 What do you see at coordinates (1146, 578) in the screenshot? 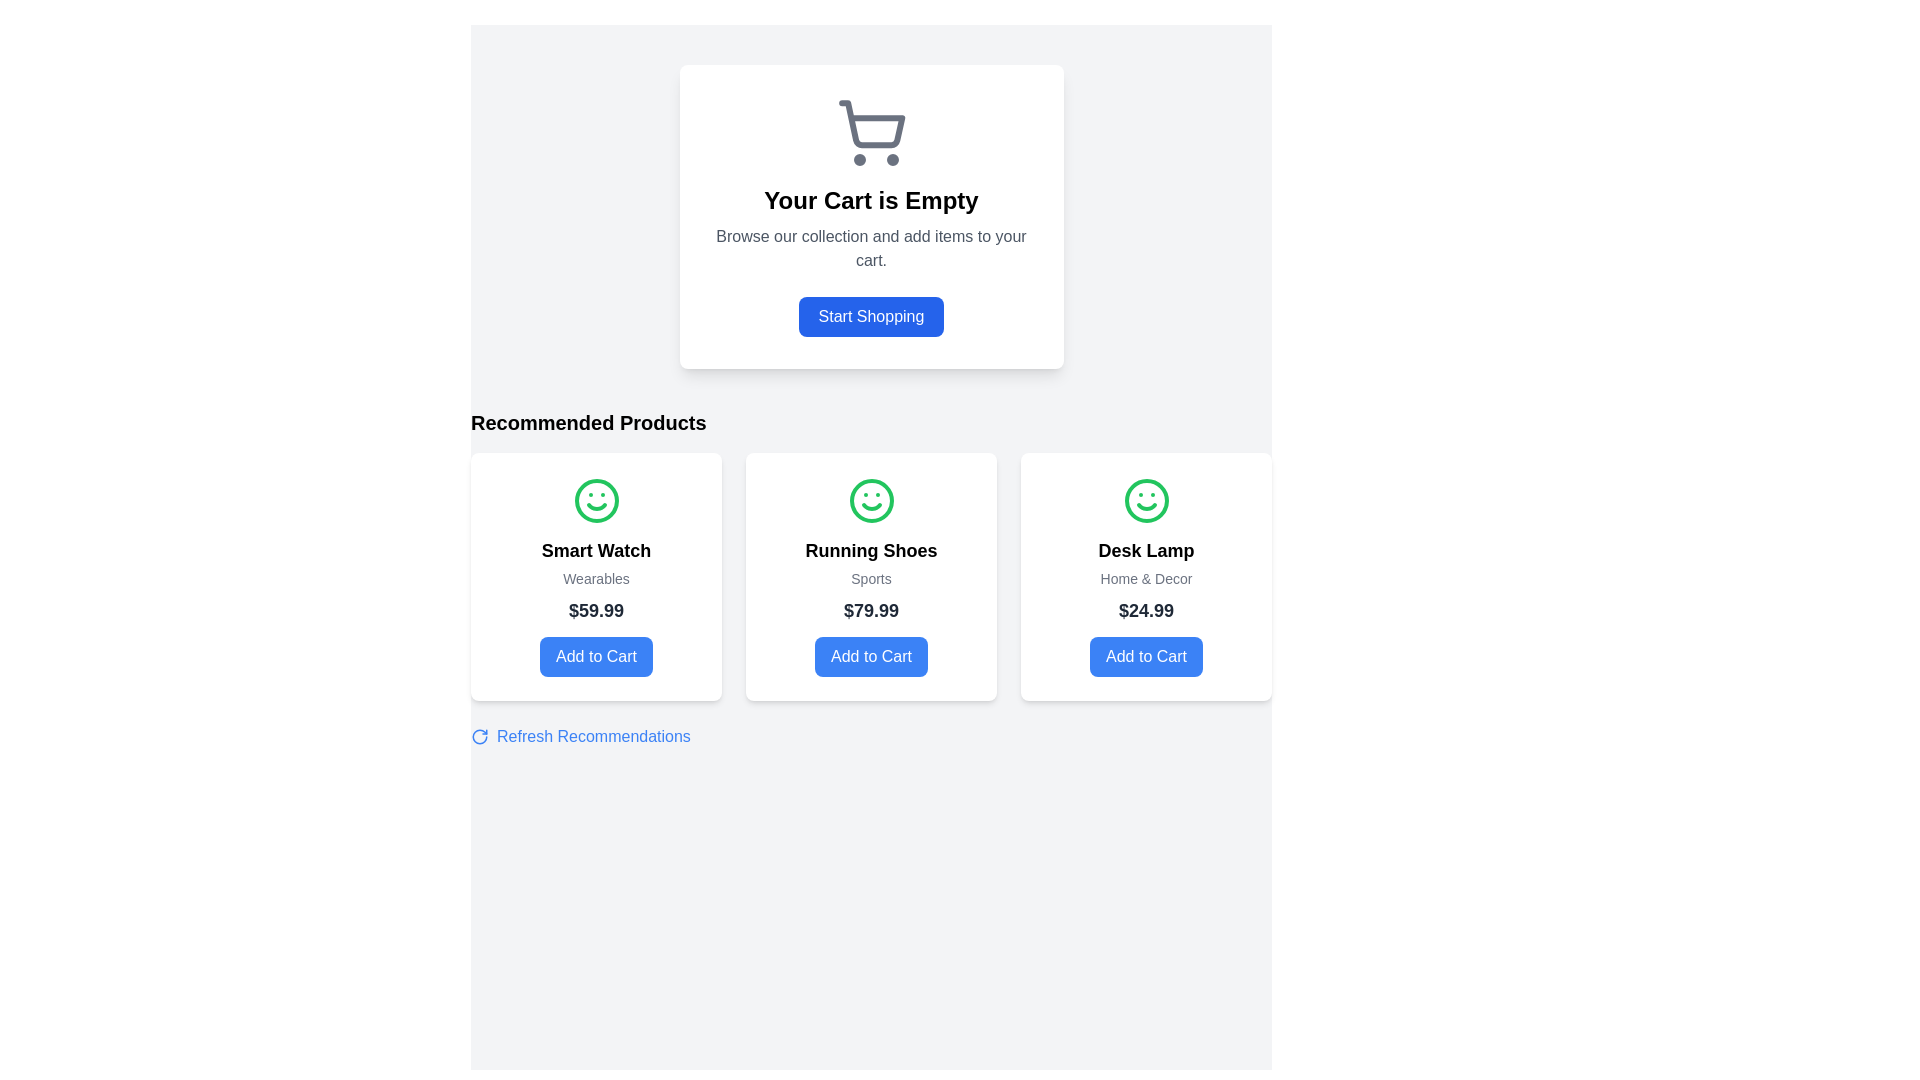
I see `the 'Home & Decor' text label, which is displayed in a small, gray, and capitalized font, located below the title 'Desk Lamp' and above the price '$24.99' in the last product card of a horizontally aligned list` at bounding box center [1146, 578].